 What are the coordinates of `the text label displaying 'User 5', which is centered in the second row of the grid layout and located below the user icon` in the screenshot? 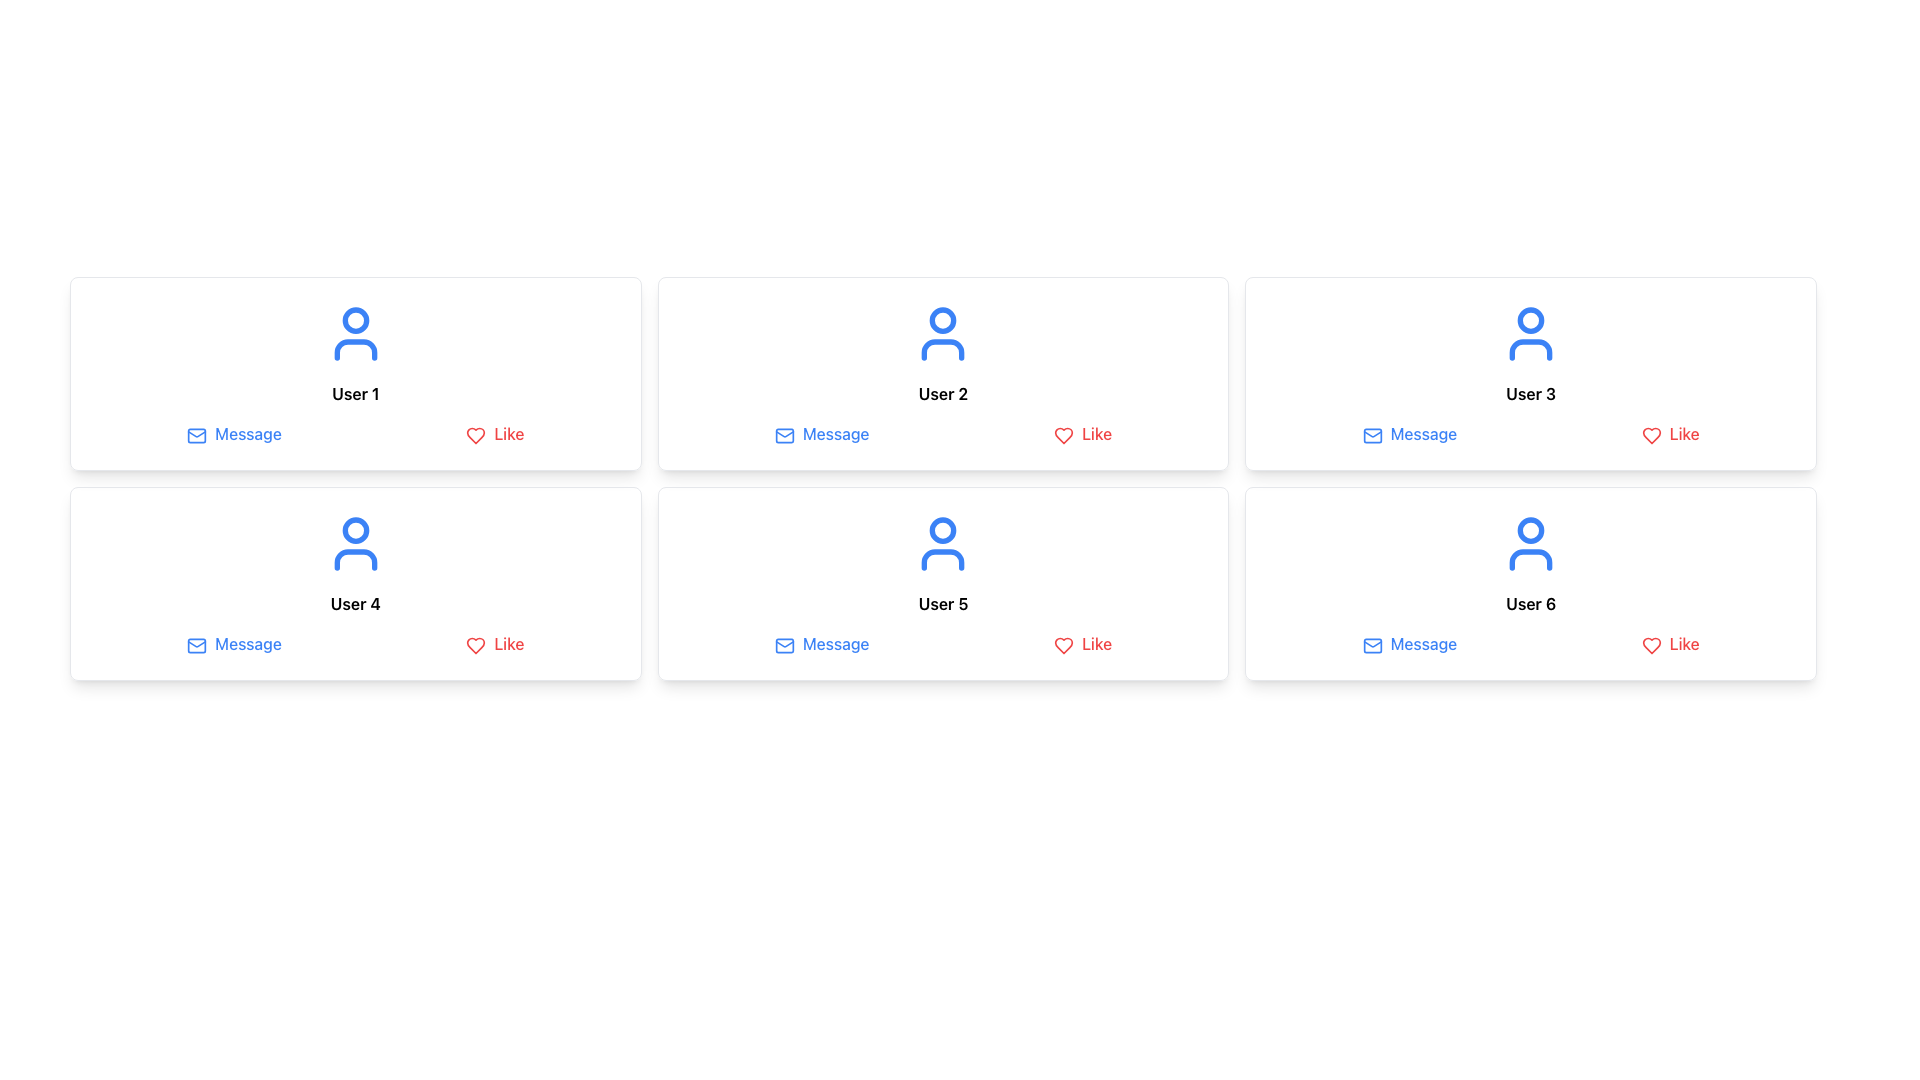 It's located at (942, 603).